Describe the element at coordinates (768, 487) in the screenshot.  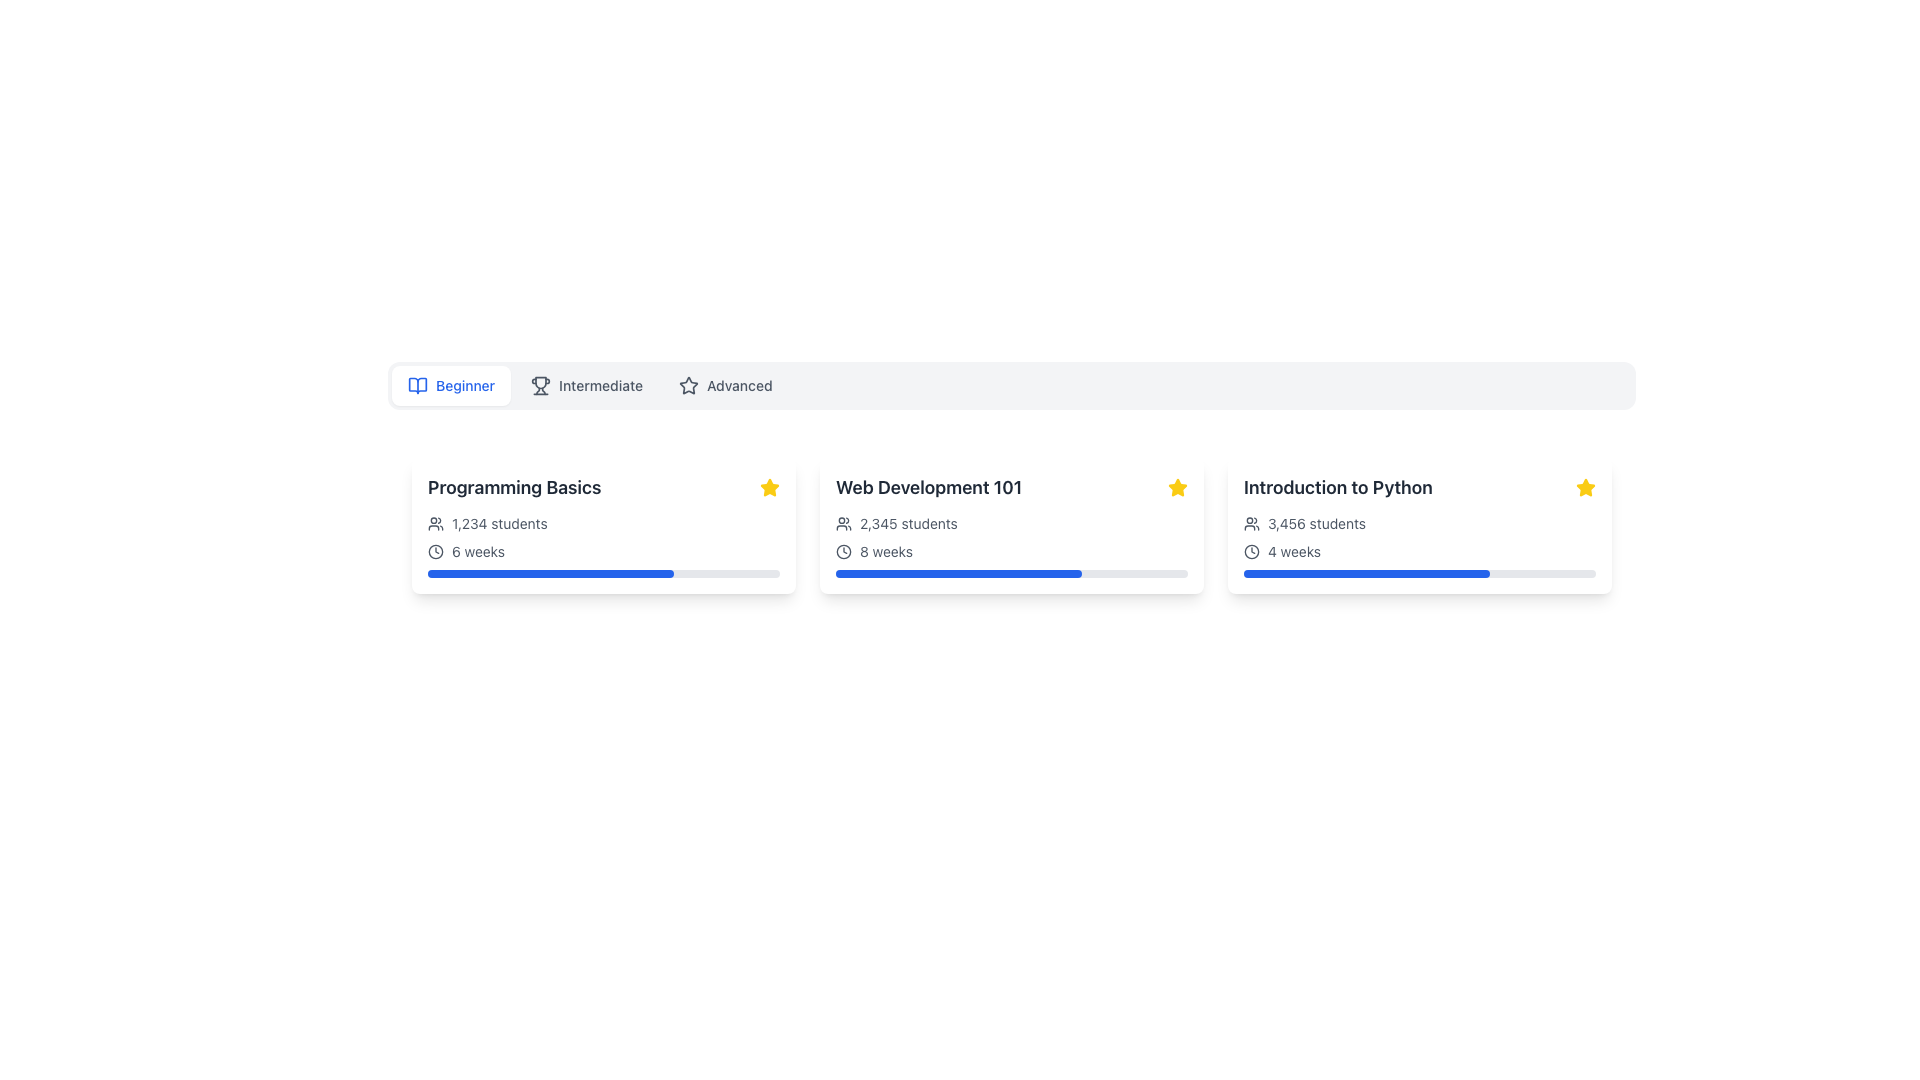
I see `the yellow star icon indicating favorite status located in the upper-right corner of the 'Programming Basics' card` at that location.